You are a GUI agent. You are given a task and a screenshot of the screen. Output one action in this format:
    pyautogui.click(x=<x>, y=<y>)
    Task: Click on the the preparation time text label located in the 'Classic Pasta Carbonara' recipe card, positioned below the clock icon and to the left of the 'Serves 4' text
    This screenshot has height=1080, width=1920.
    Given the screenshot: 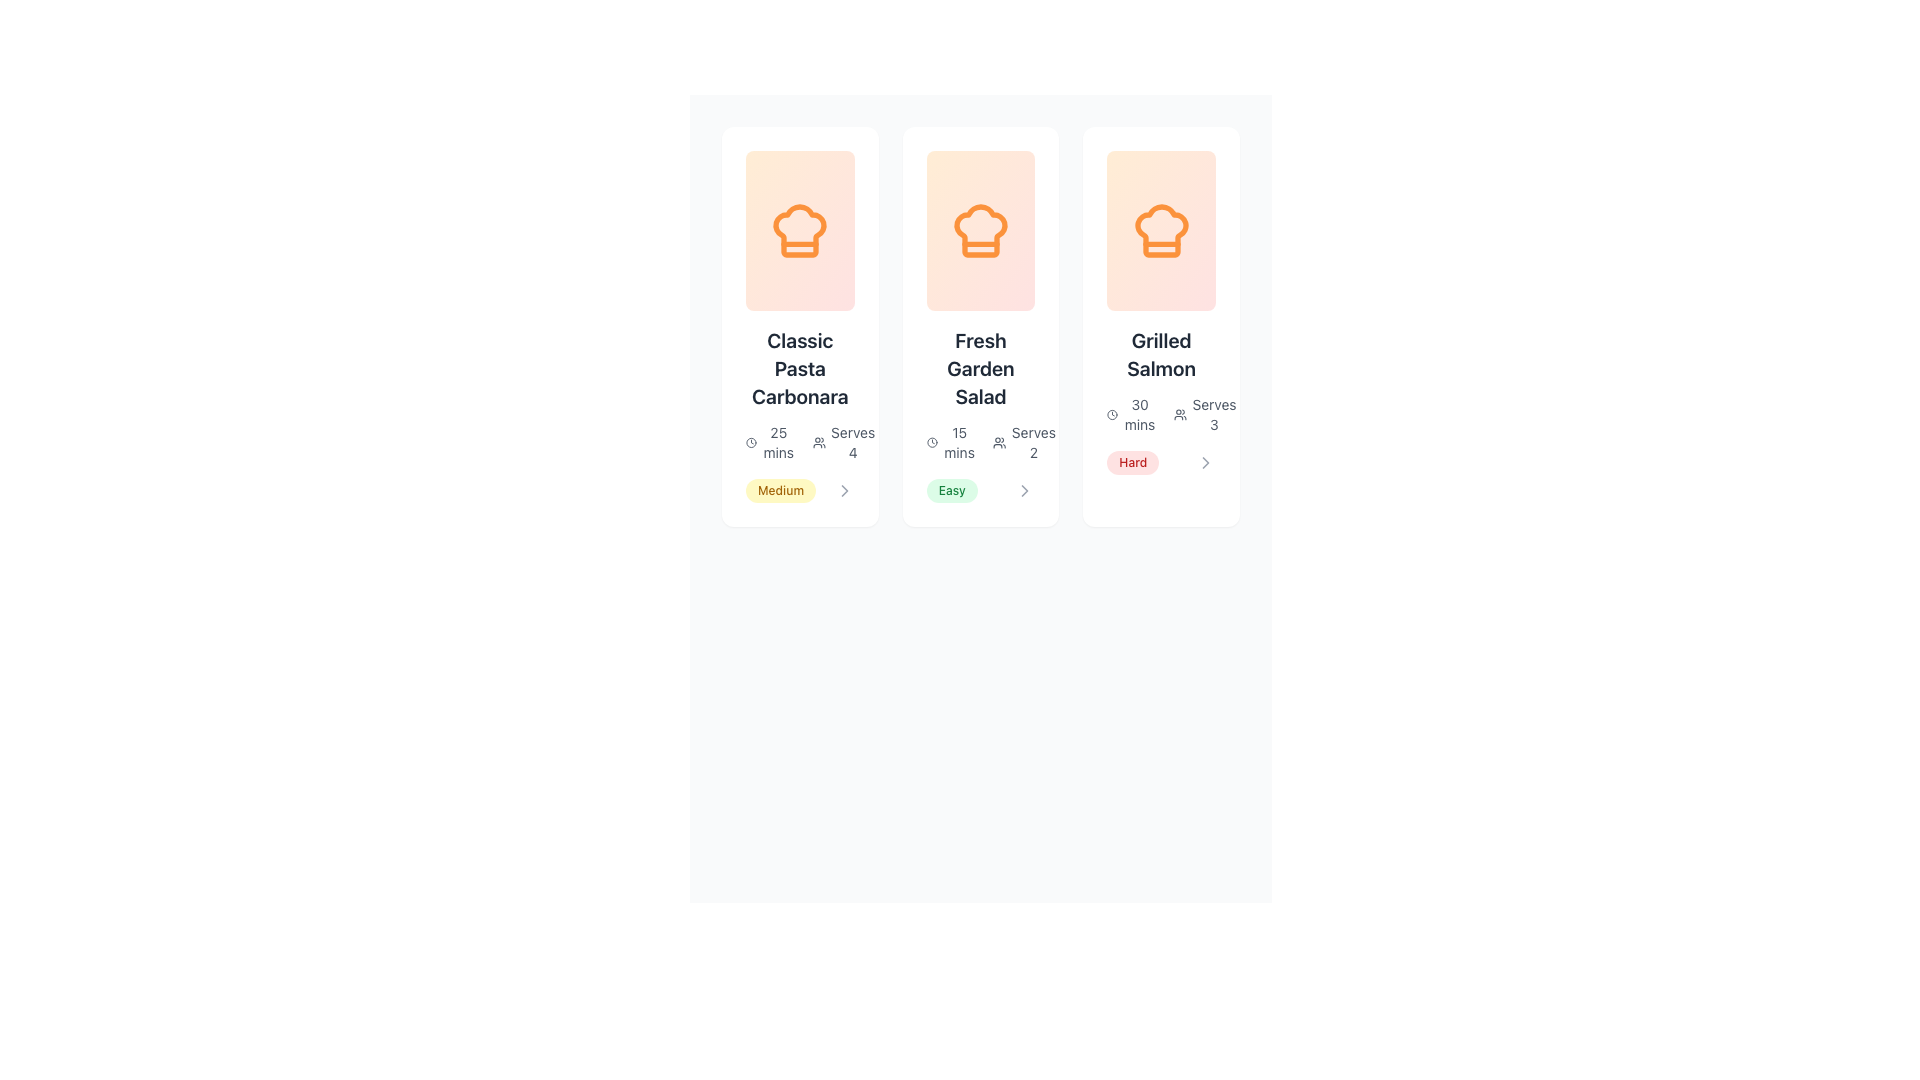 What is the action you would take?
    pyautogui.click(x=777, y=442)
    